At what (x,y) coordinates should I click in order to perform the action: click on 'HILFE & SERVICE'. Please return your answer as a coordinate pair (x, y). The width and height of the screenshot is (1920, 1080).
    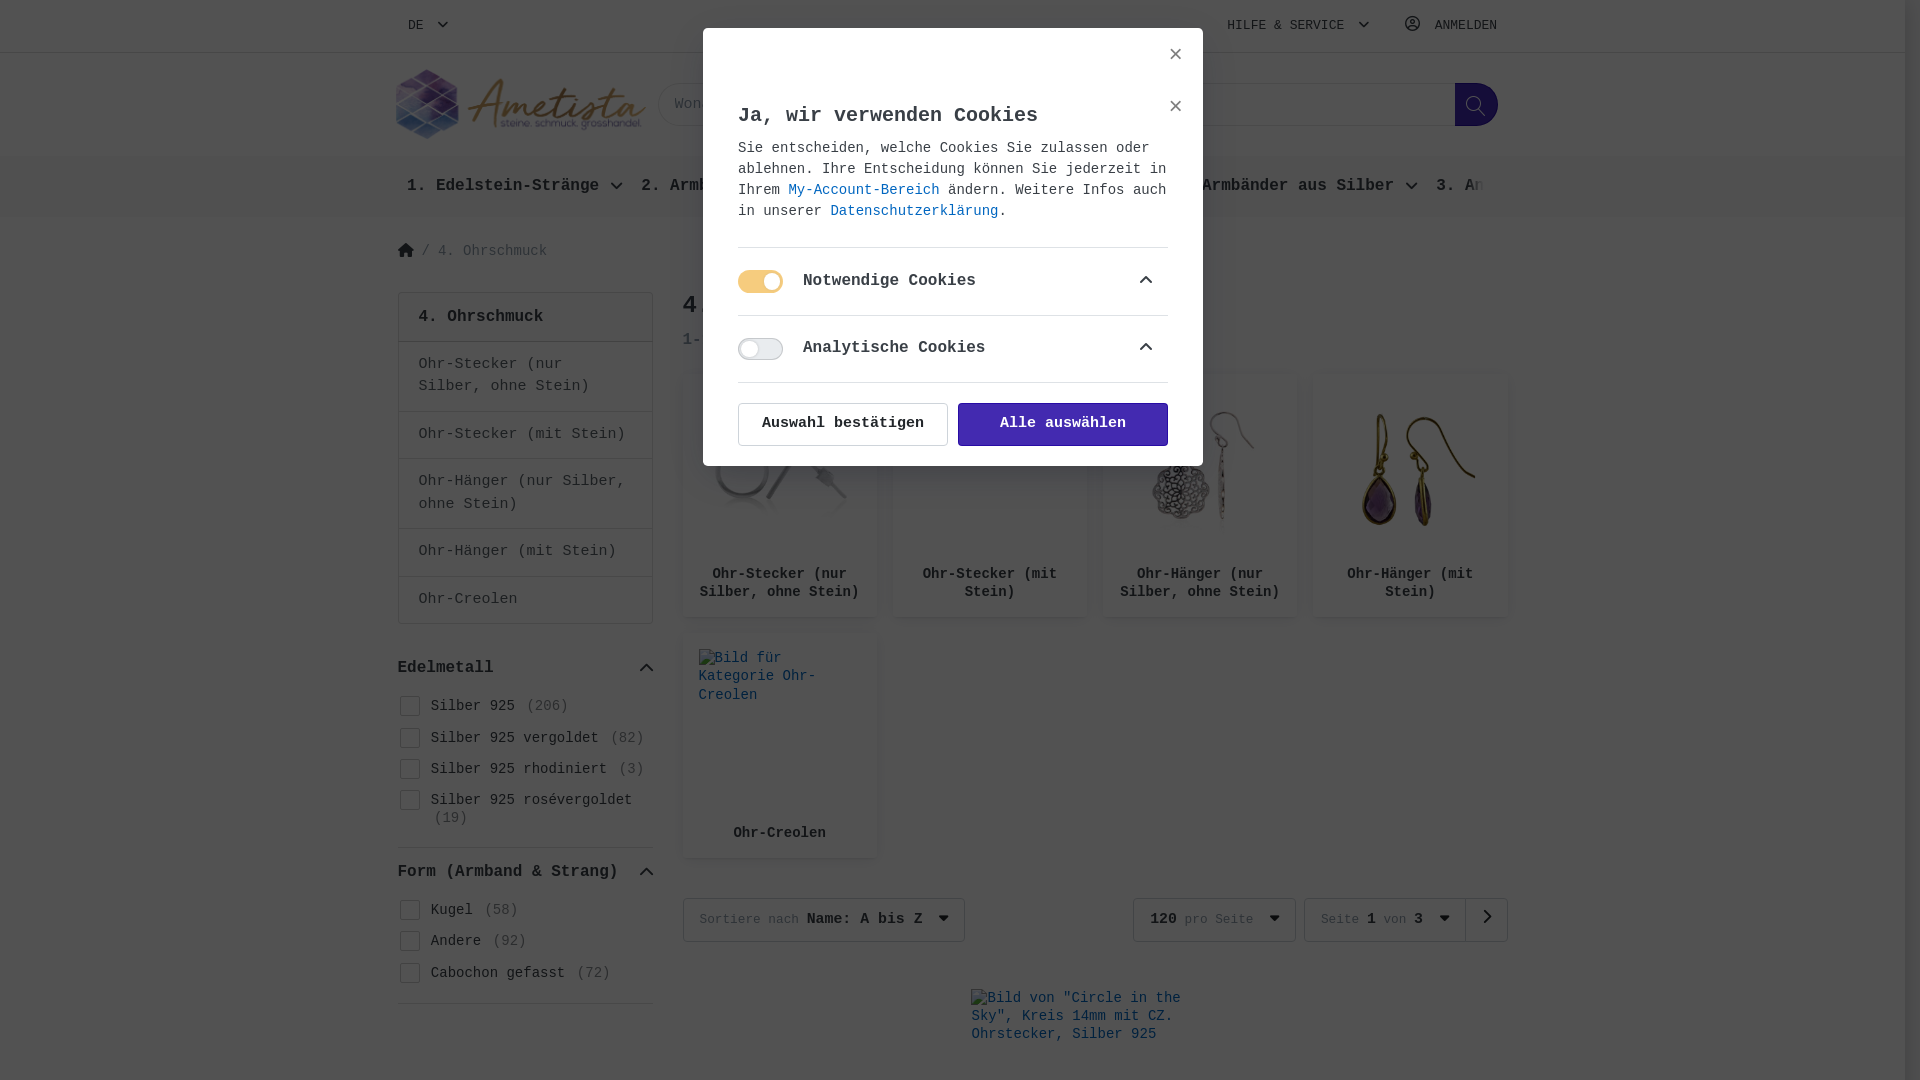
    Looking at the image, I should click on (1216, 26).